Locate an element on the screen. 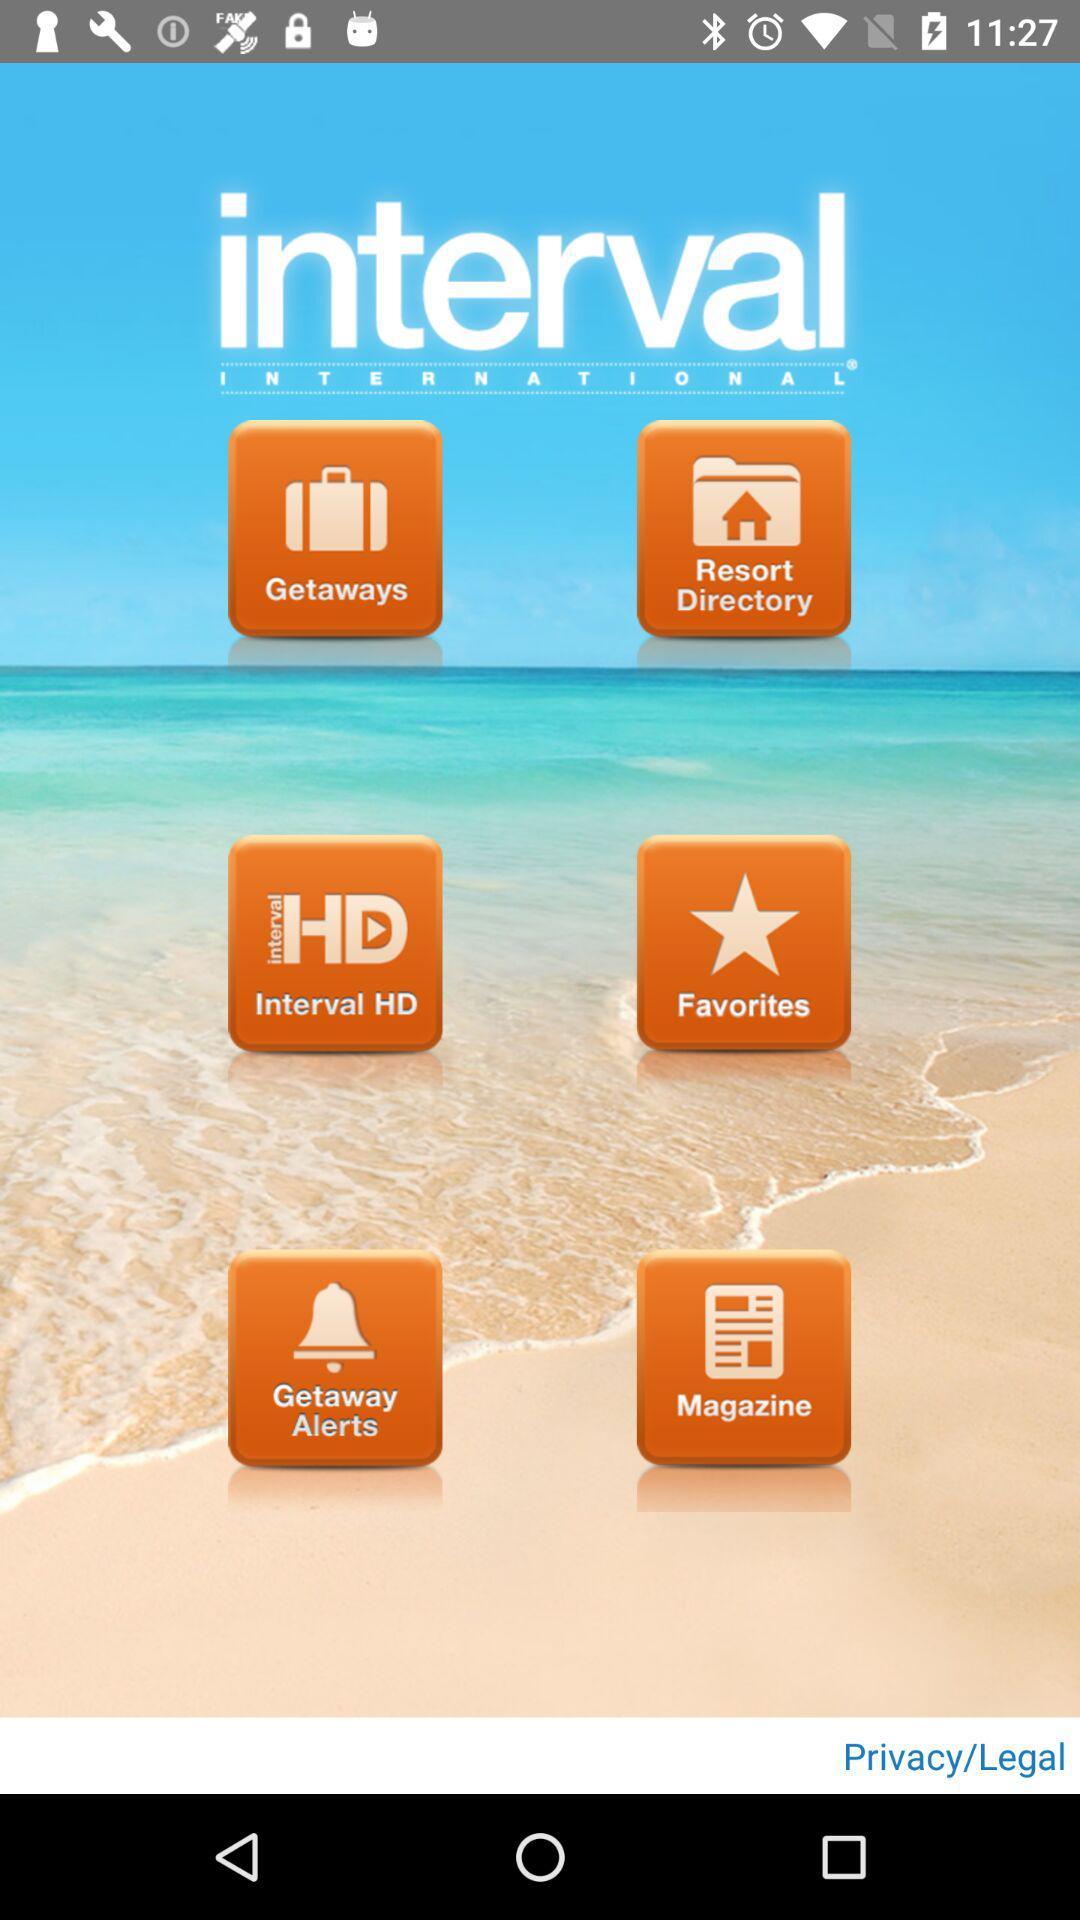  button is located at coordinates (744, 965).